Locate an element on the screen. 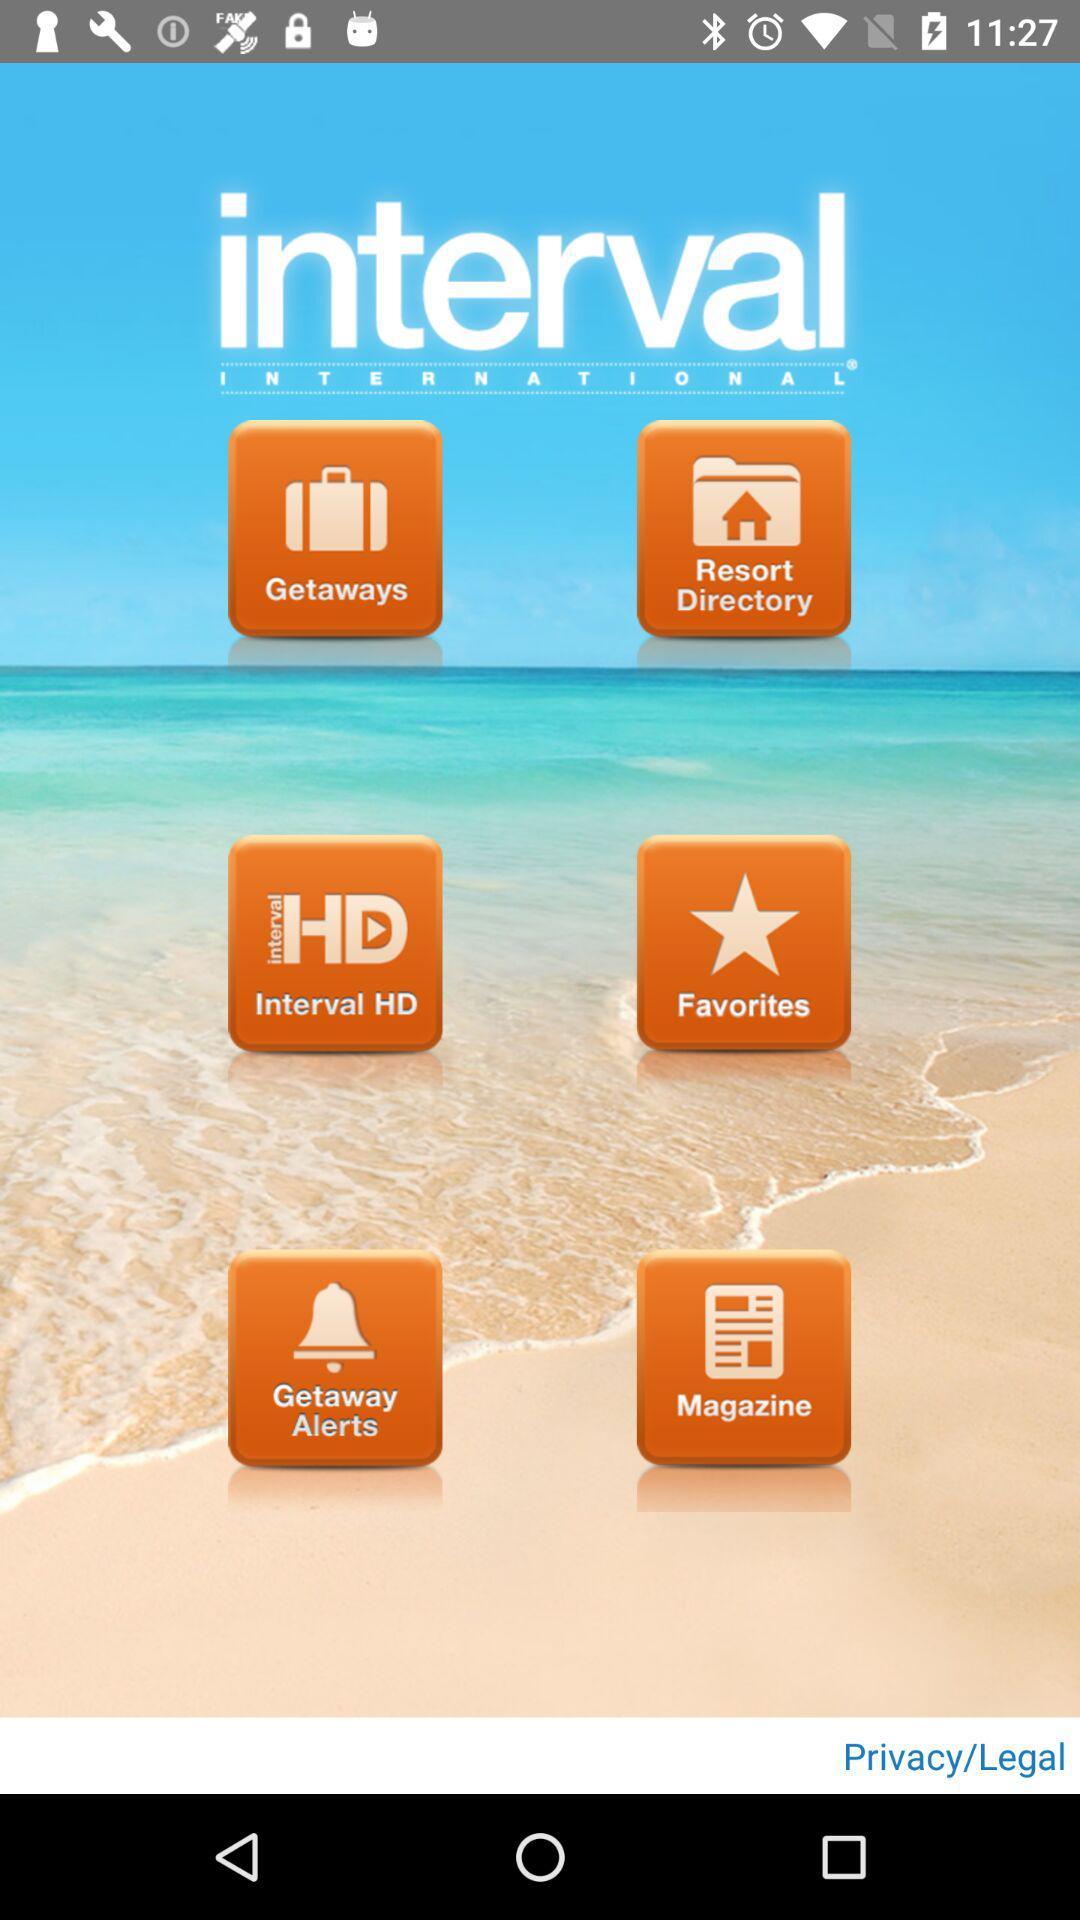  button is located at coordinates (744, 965).